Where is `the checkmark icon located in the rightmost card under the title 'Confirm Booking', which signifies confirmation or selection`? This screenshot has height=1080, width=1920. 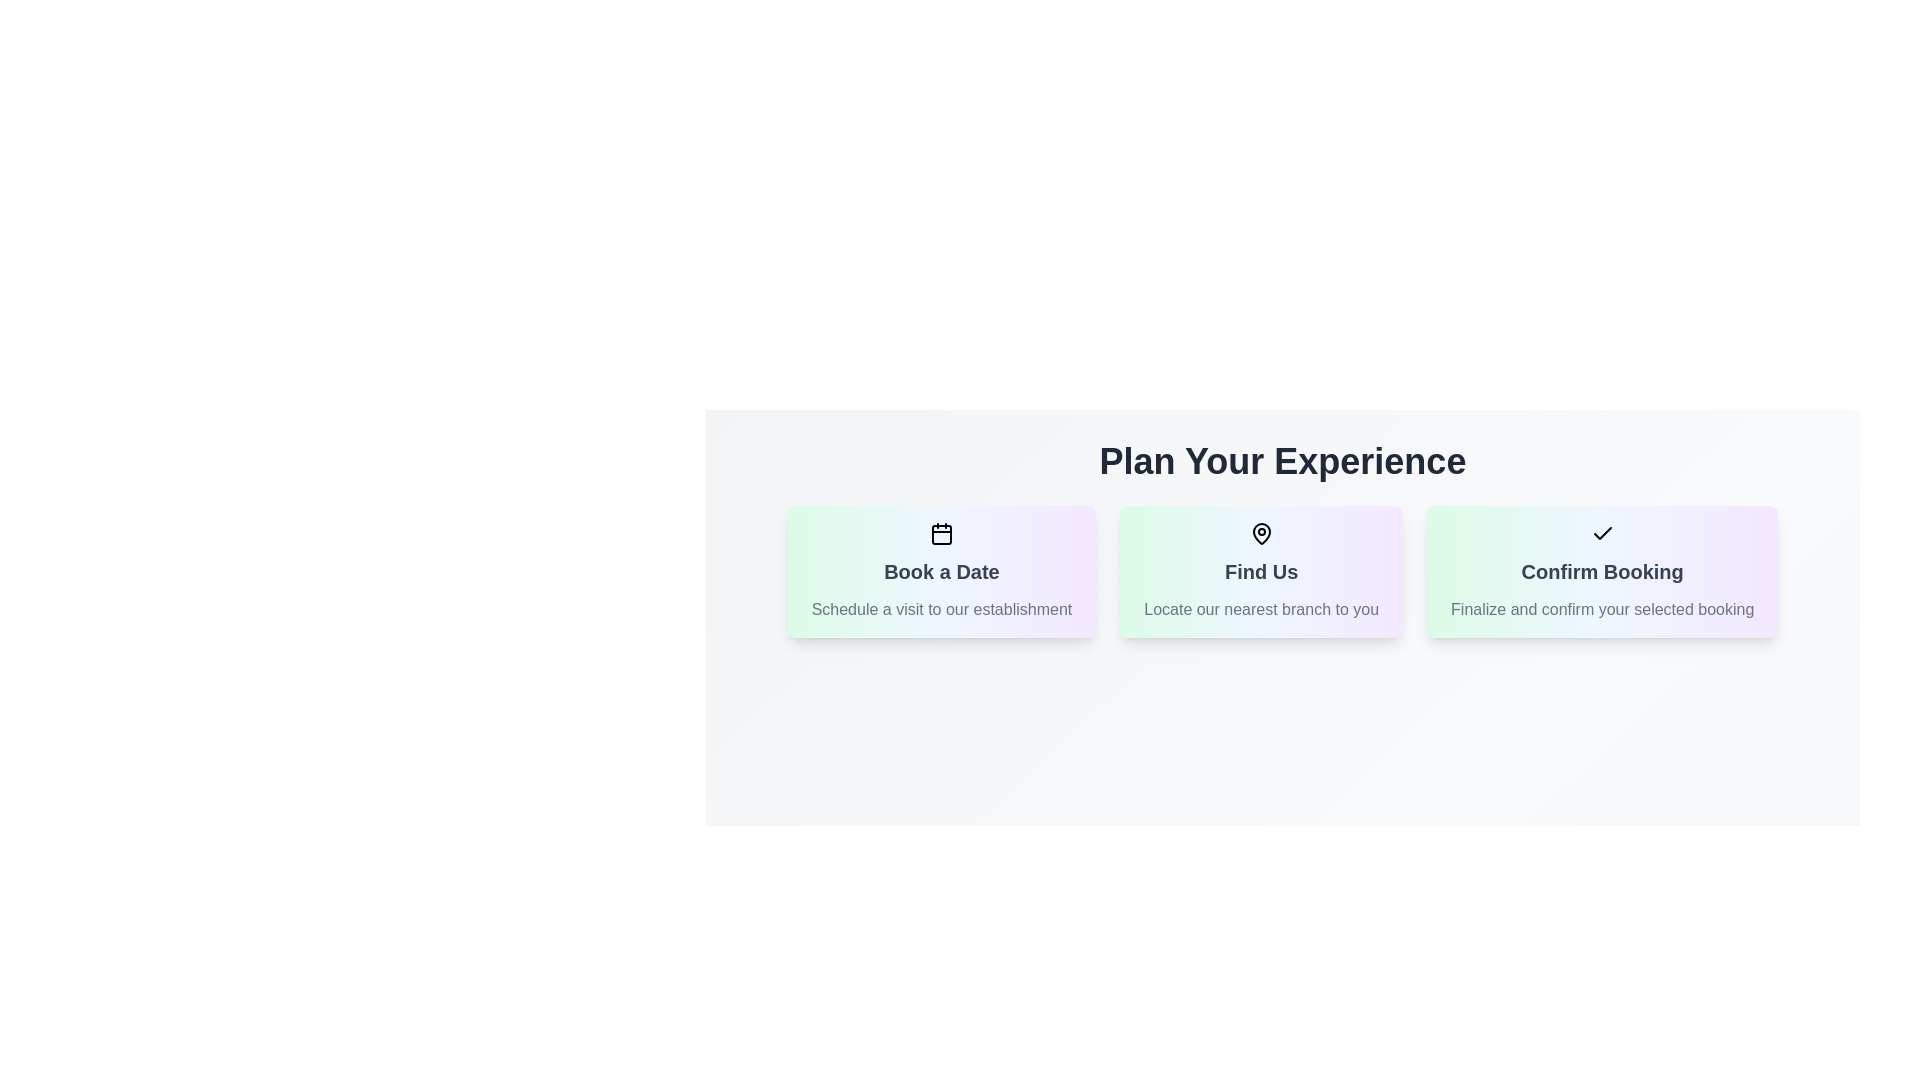
the checkmark icon located in the rightmost card under the title 'Confirm Booking', which signifies confirmation or selection is located at coordinates (1602, 532).